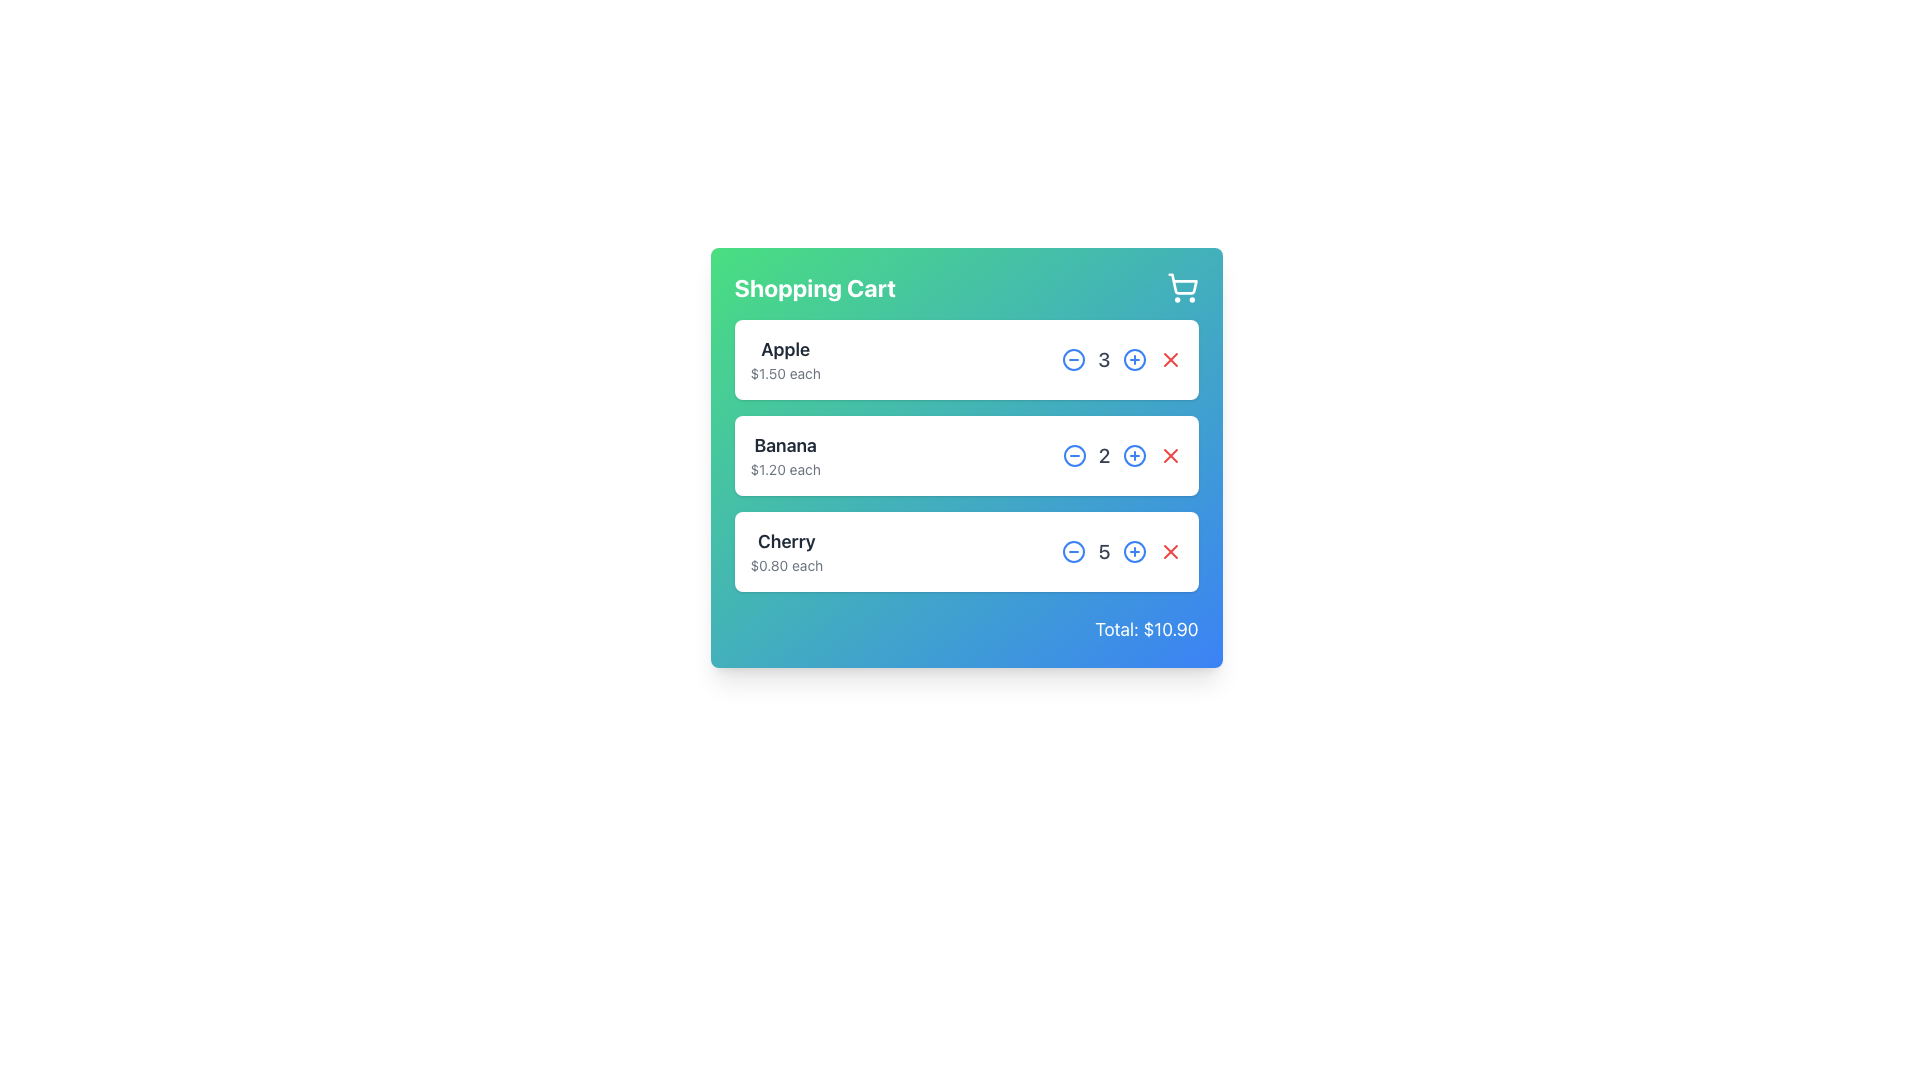  Describe the element at coordinates (785, 566) in the screenshot. I see `the unit price label of the 'Cherry' product, which is located in the shopping cart interface as the third item listed, directly below the item name` at that location.